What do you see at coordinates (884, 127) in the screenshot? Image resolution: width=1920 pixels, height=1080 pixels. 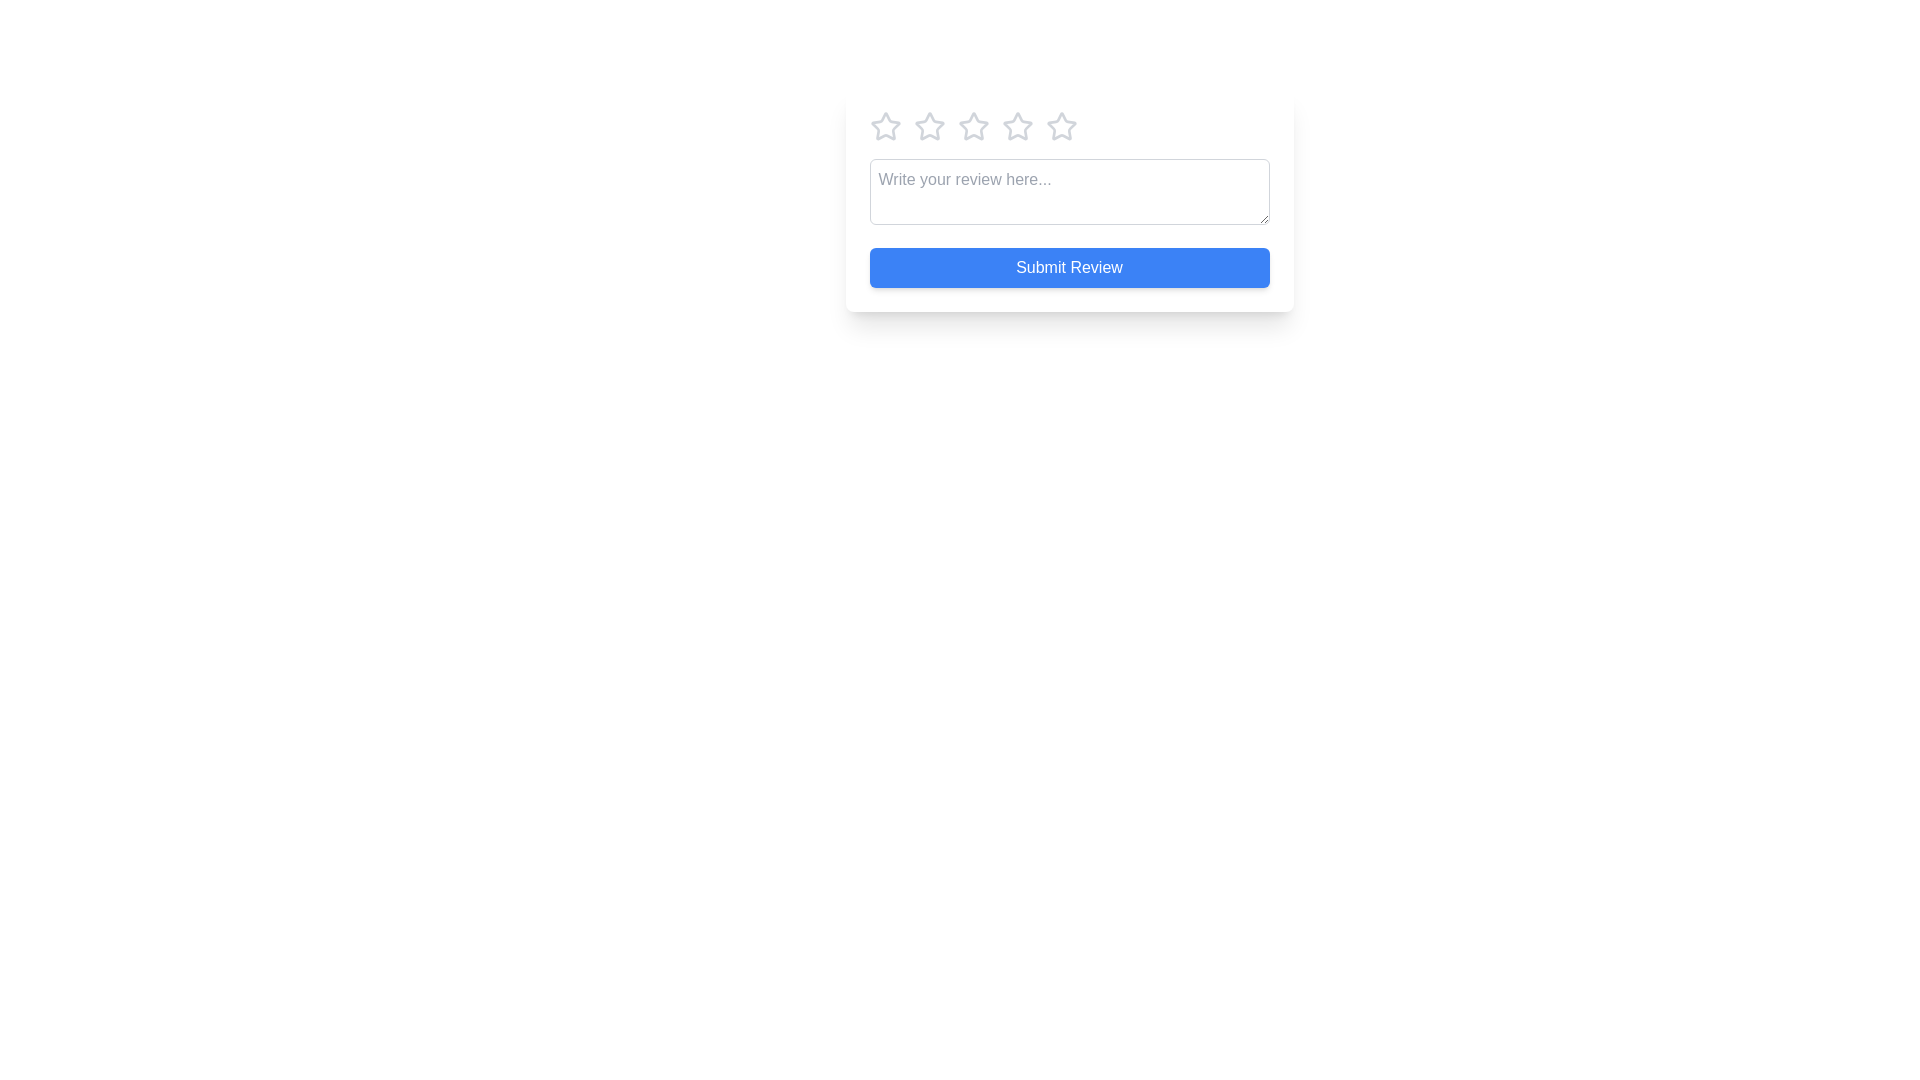 I see `the first gray outline star icon in the rating section` at bounding box center [884, 127].